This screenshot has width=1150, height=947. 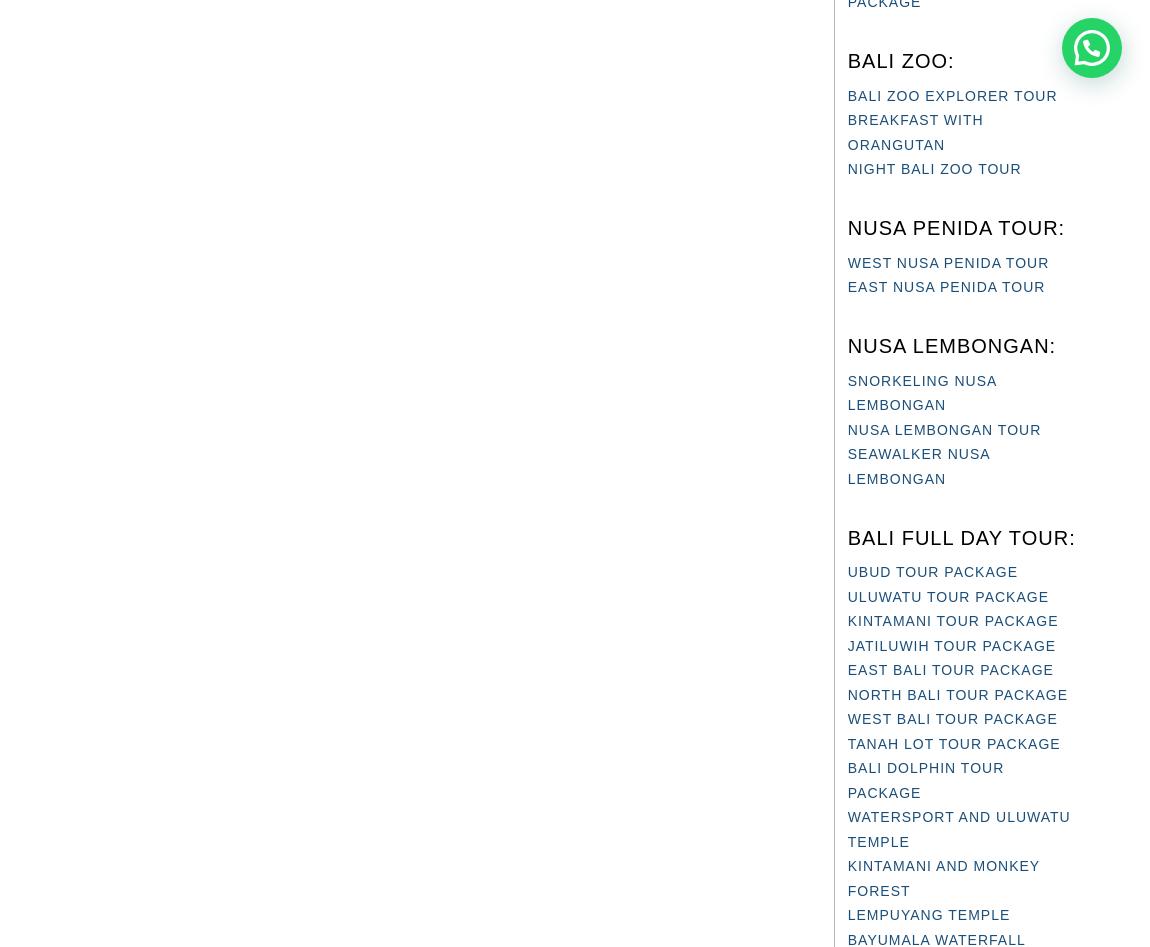 What do you see at coordinates (953, 742) in the screenshot?
I see `'TANAH LOT TOUR PACKAGE'` at bounding box center [953, 742].